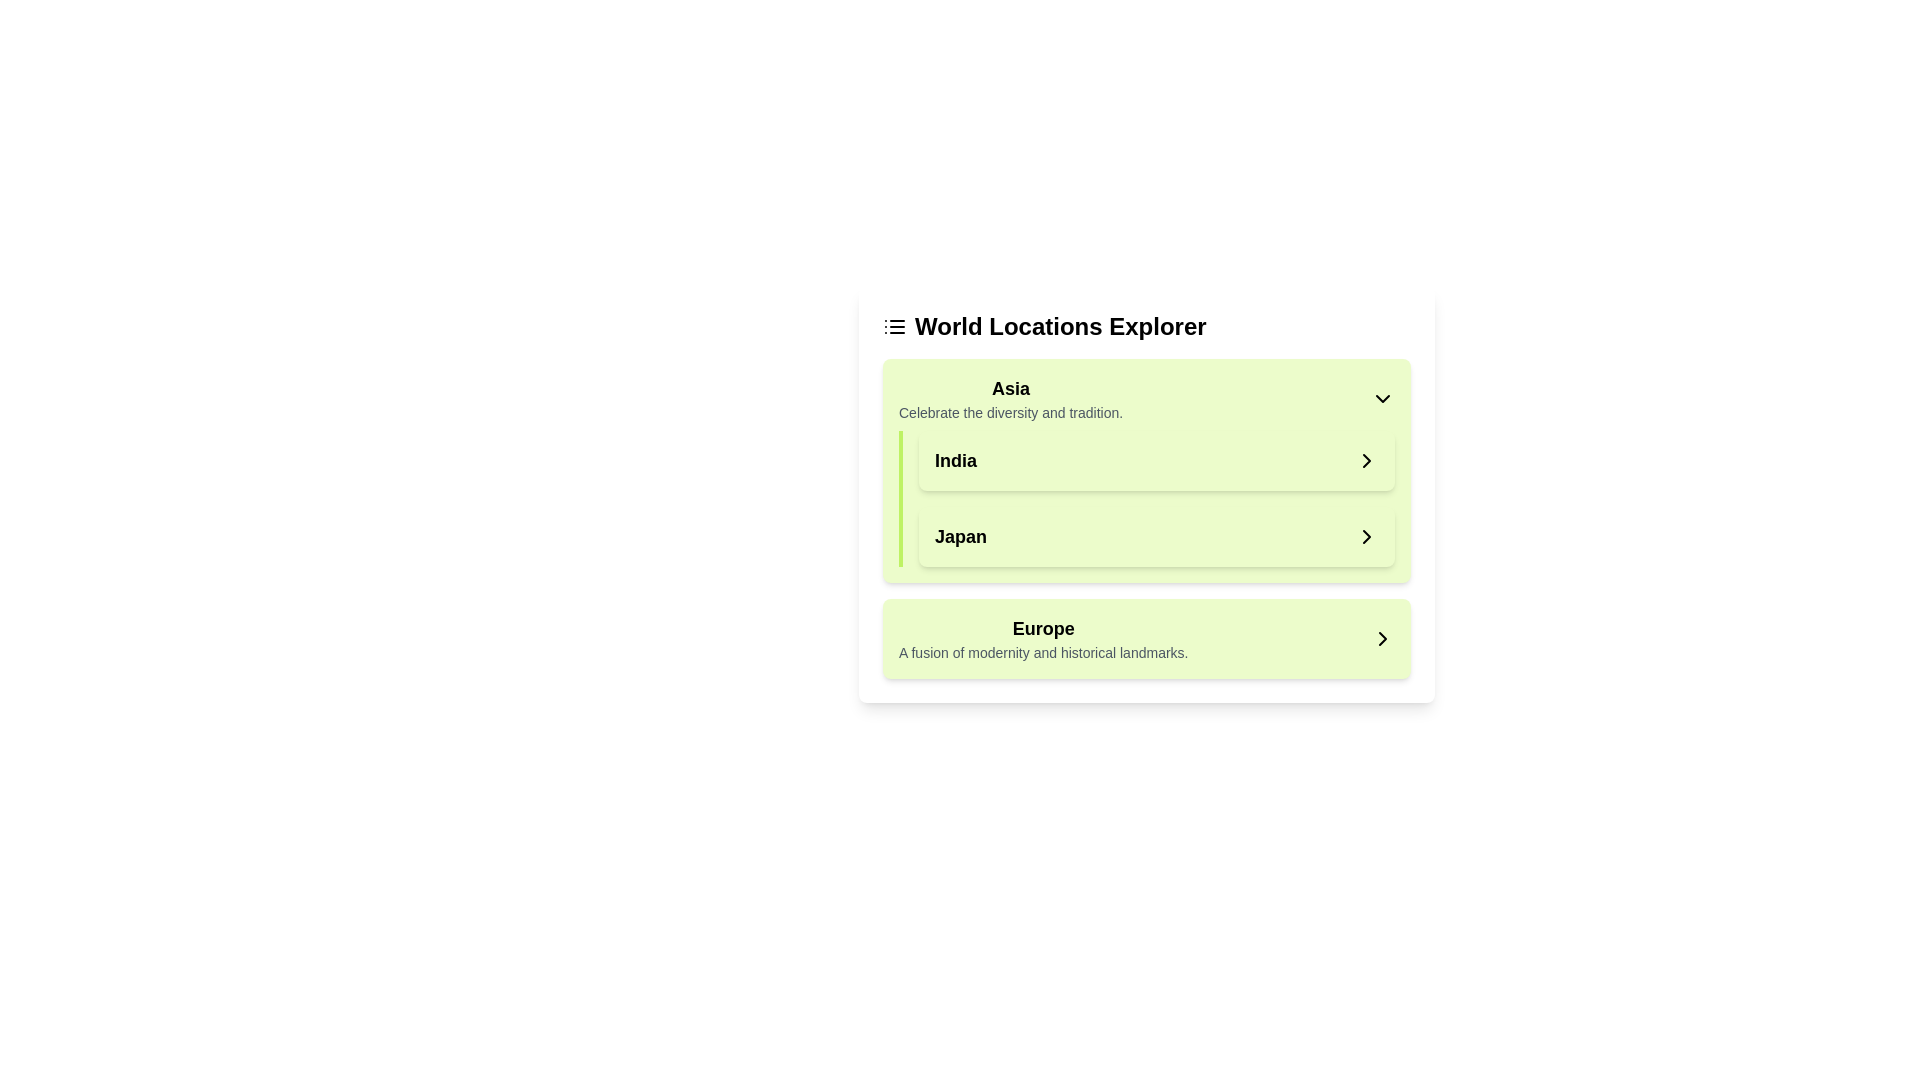 The image size is (1920, 1080). Describe the element at coordinates (1366, 461) in the screenshot. I see `the right-pointing chevron (>) icon located within a green background next to the text 'India' in the 'Asia' section` at that location.